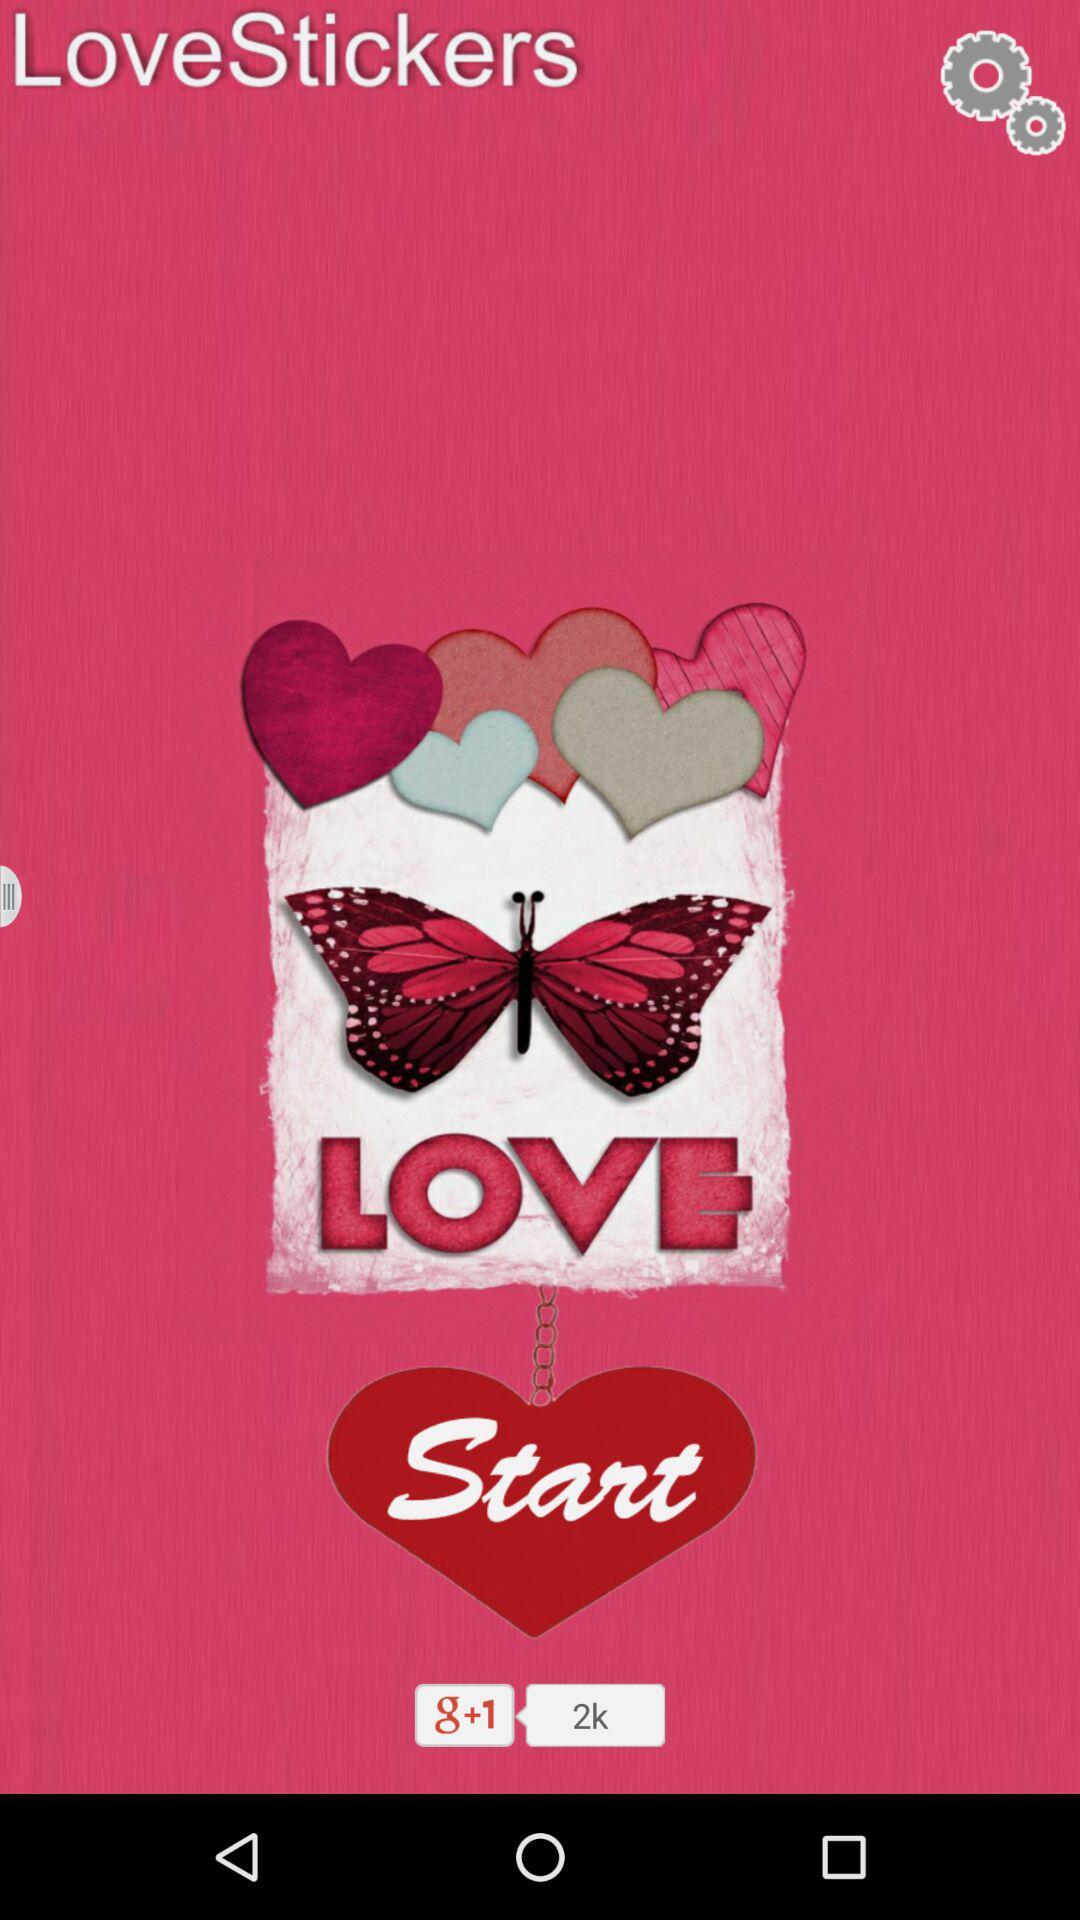 This screenshot has height=1920, width=1080. Describe the element at coordinates (23, 958) in the screenshot. I see `the menu icon` at that location.